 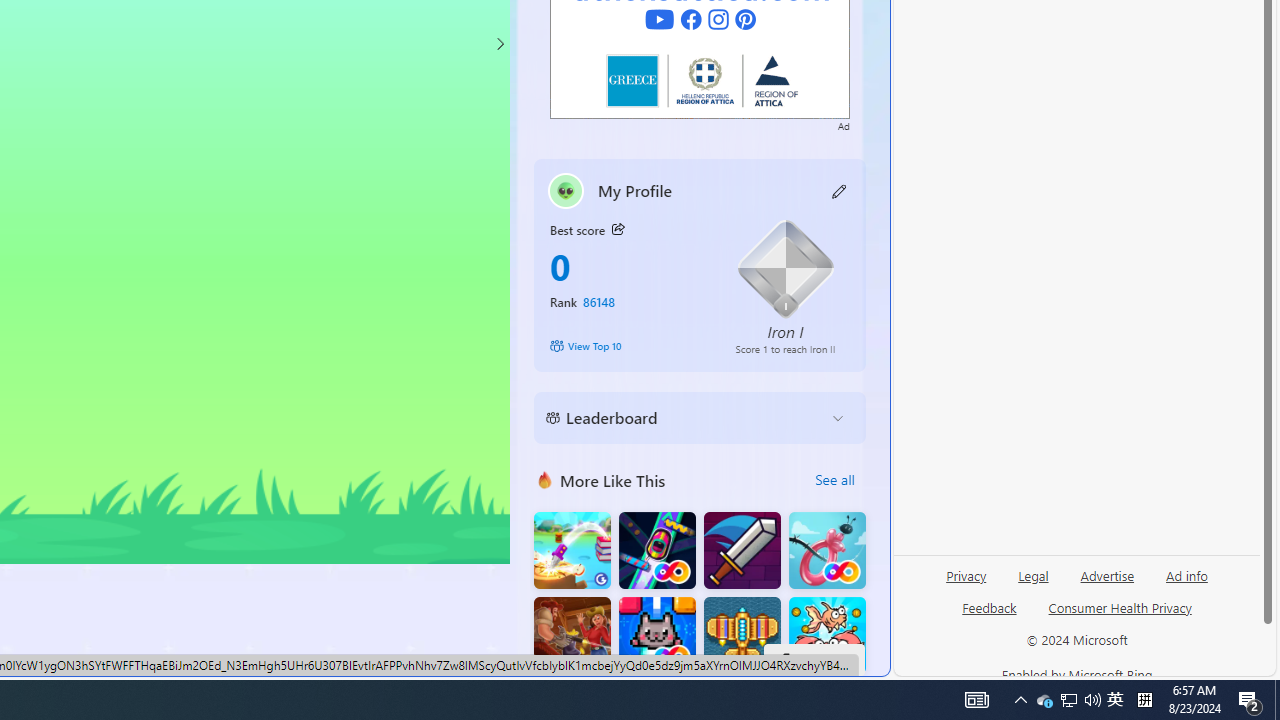 I want to click on '""', so click(x=564, y=190).